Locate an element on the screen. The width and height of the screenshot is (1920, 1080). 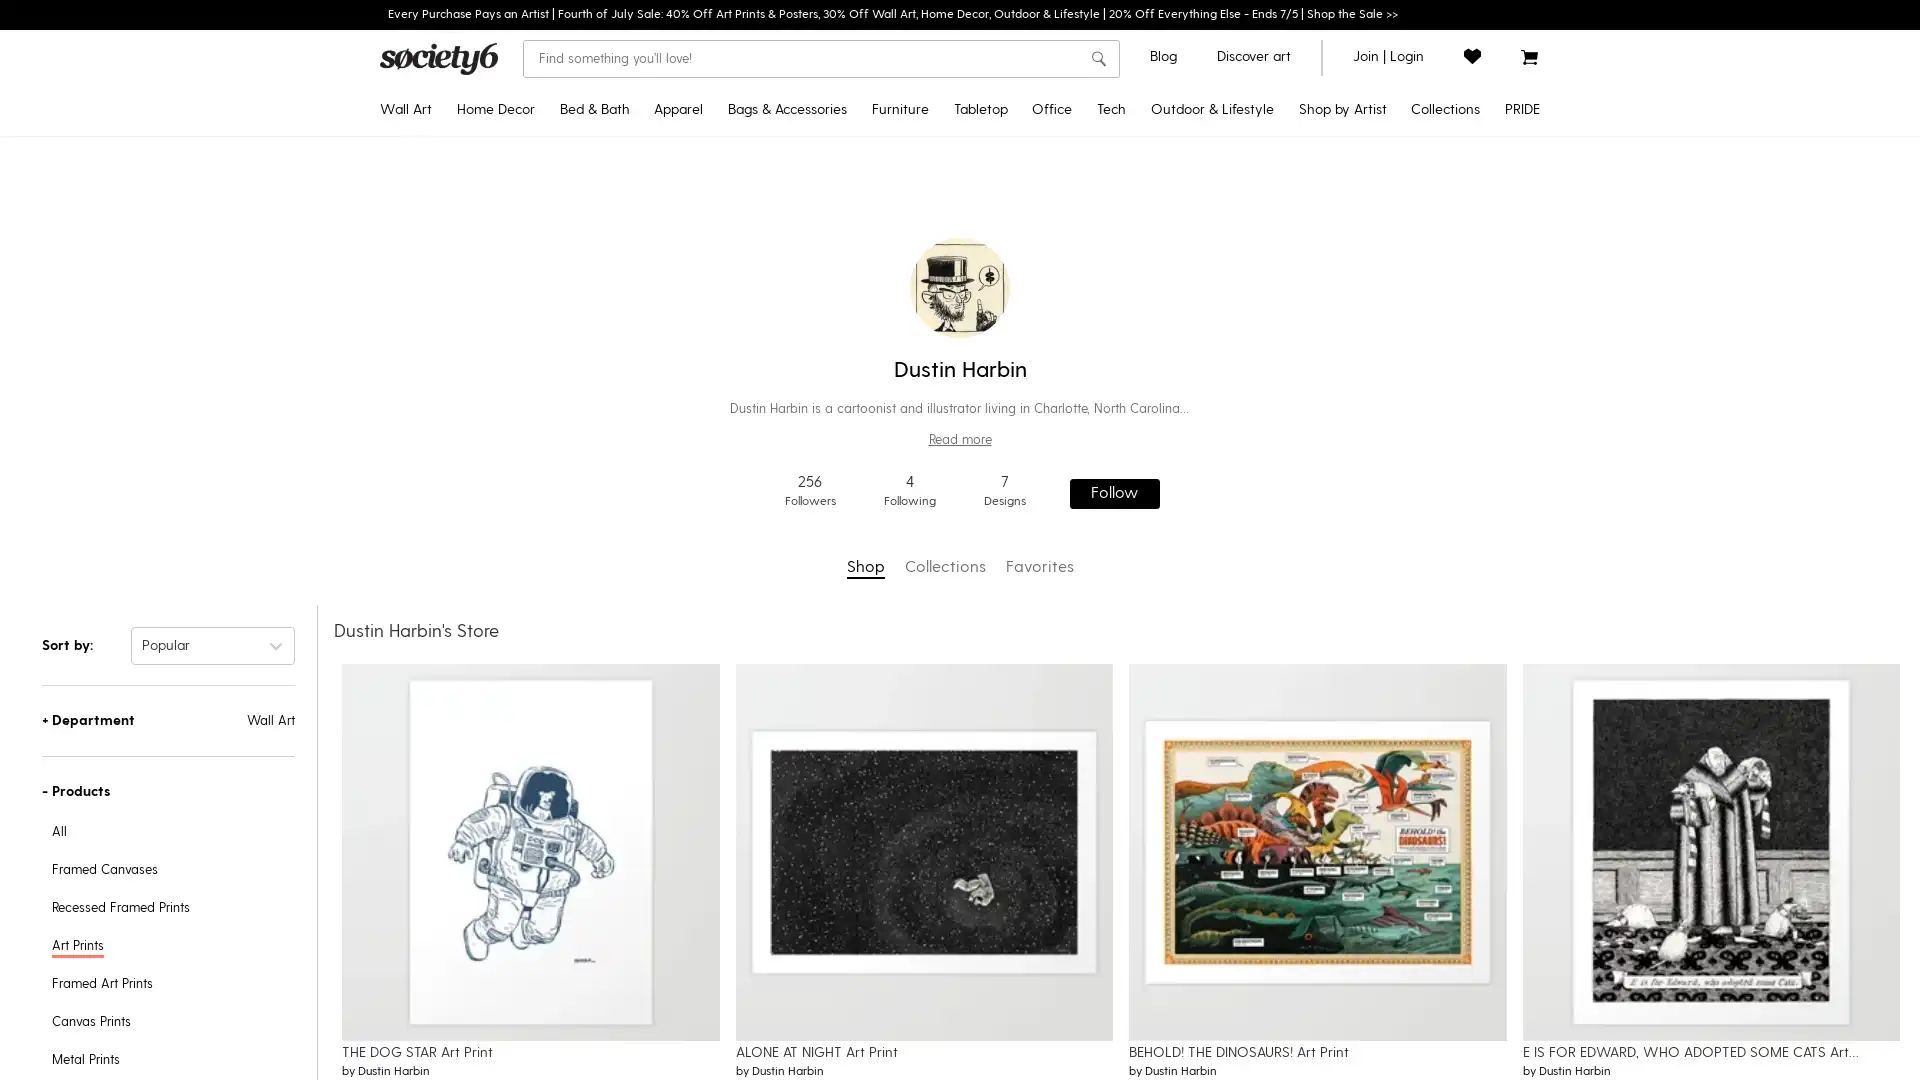
Outdoor Throw Pillows is located at coordinates (1238, 322).